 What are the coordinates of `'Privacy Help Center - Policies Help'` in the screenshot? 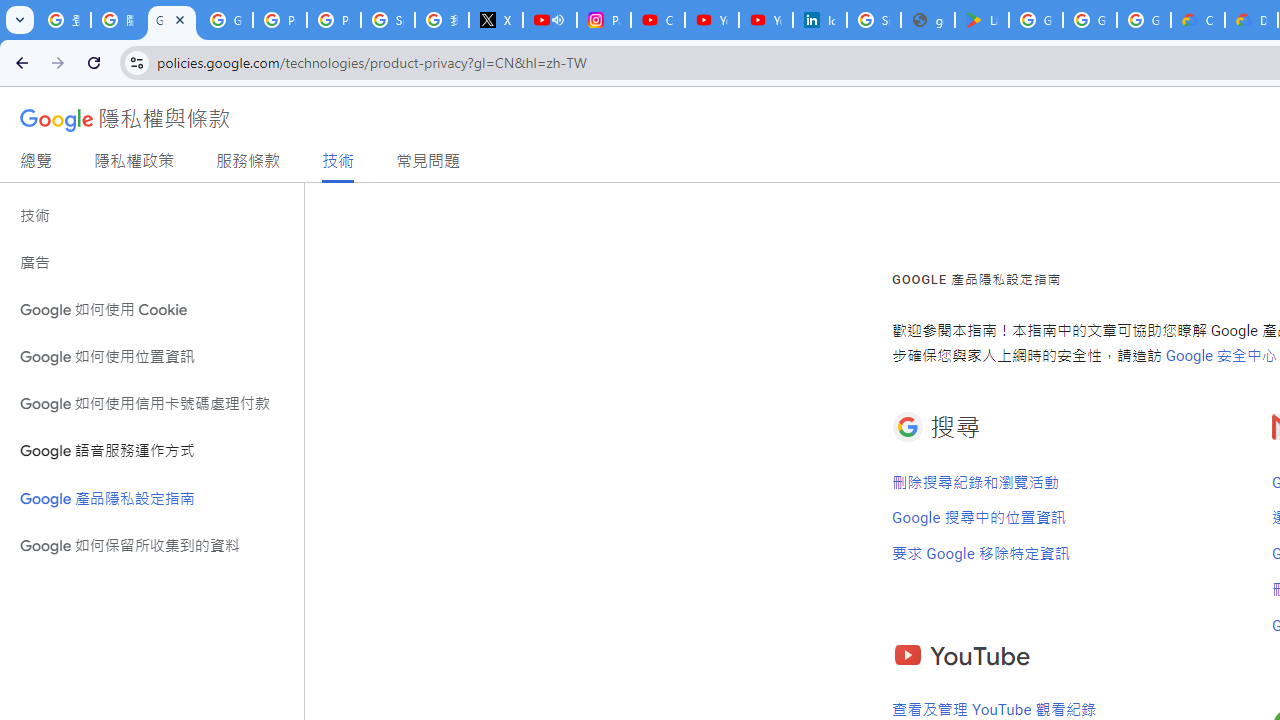 It's located at (279, 20).